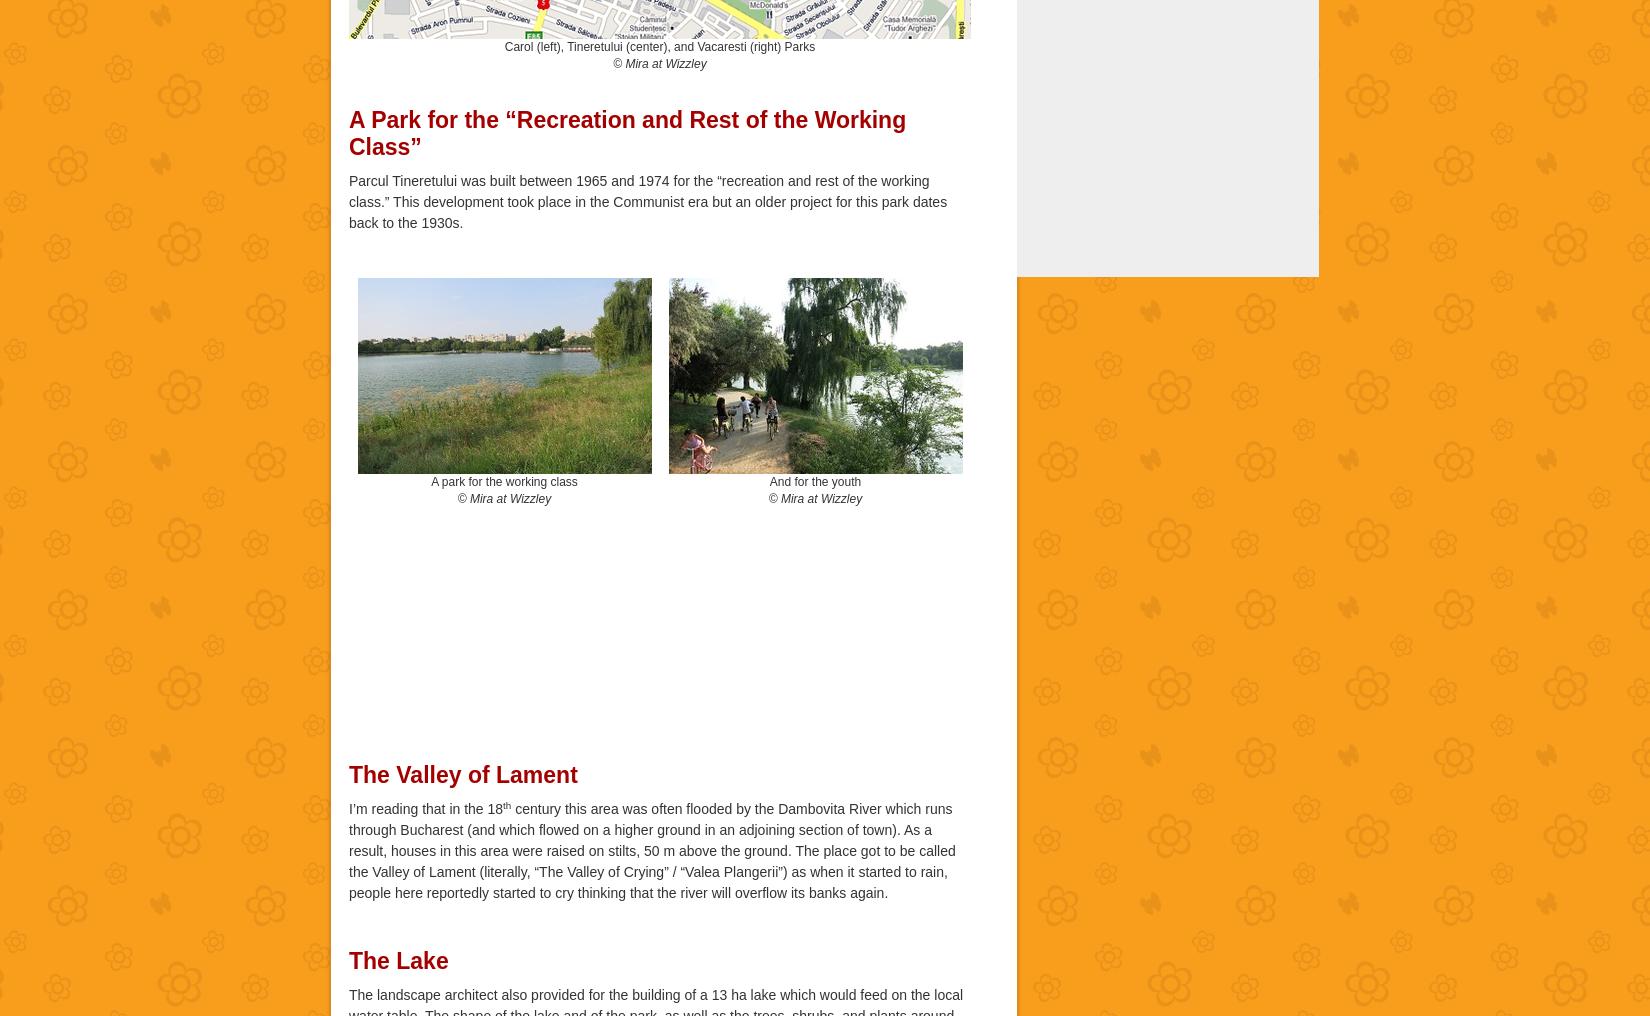 This screenshot has height=1016, width=1650. What do you see at coordinates (398, 960) in the screenshot?
I see `'The Lake'` at bounding box center [398, 960].